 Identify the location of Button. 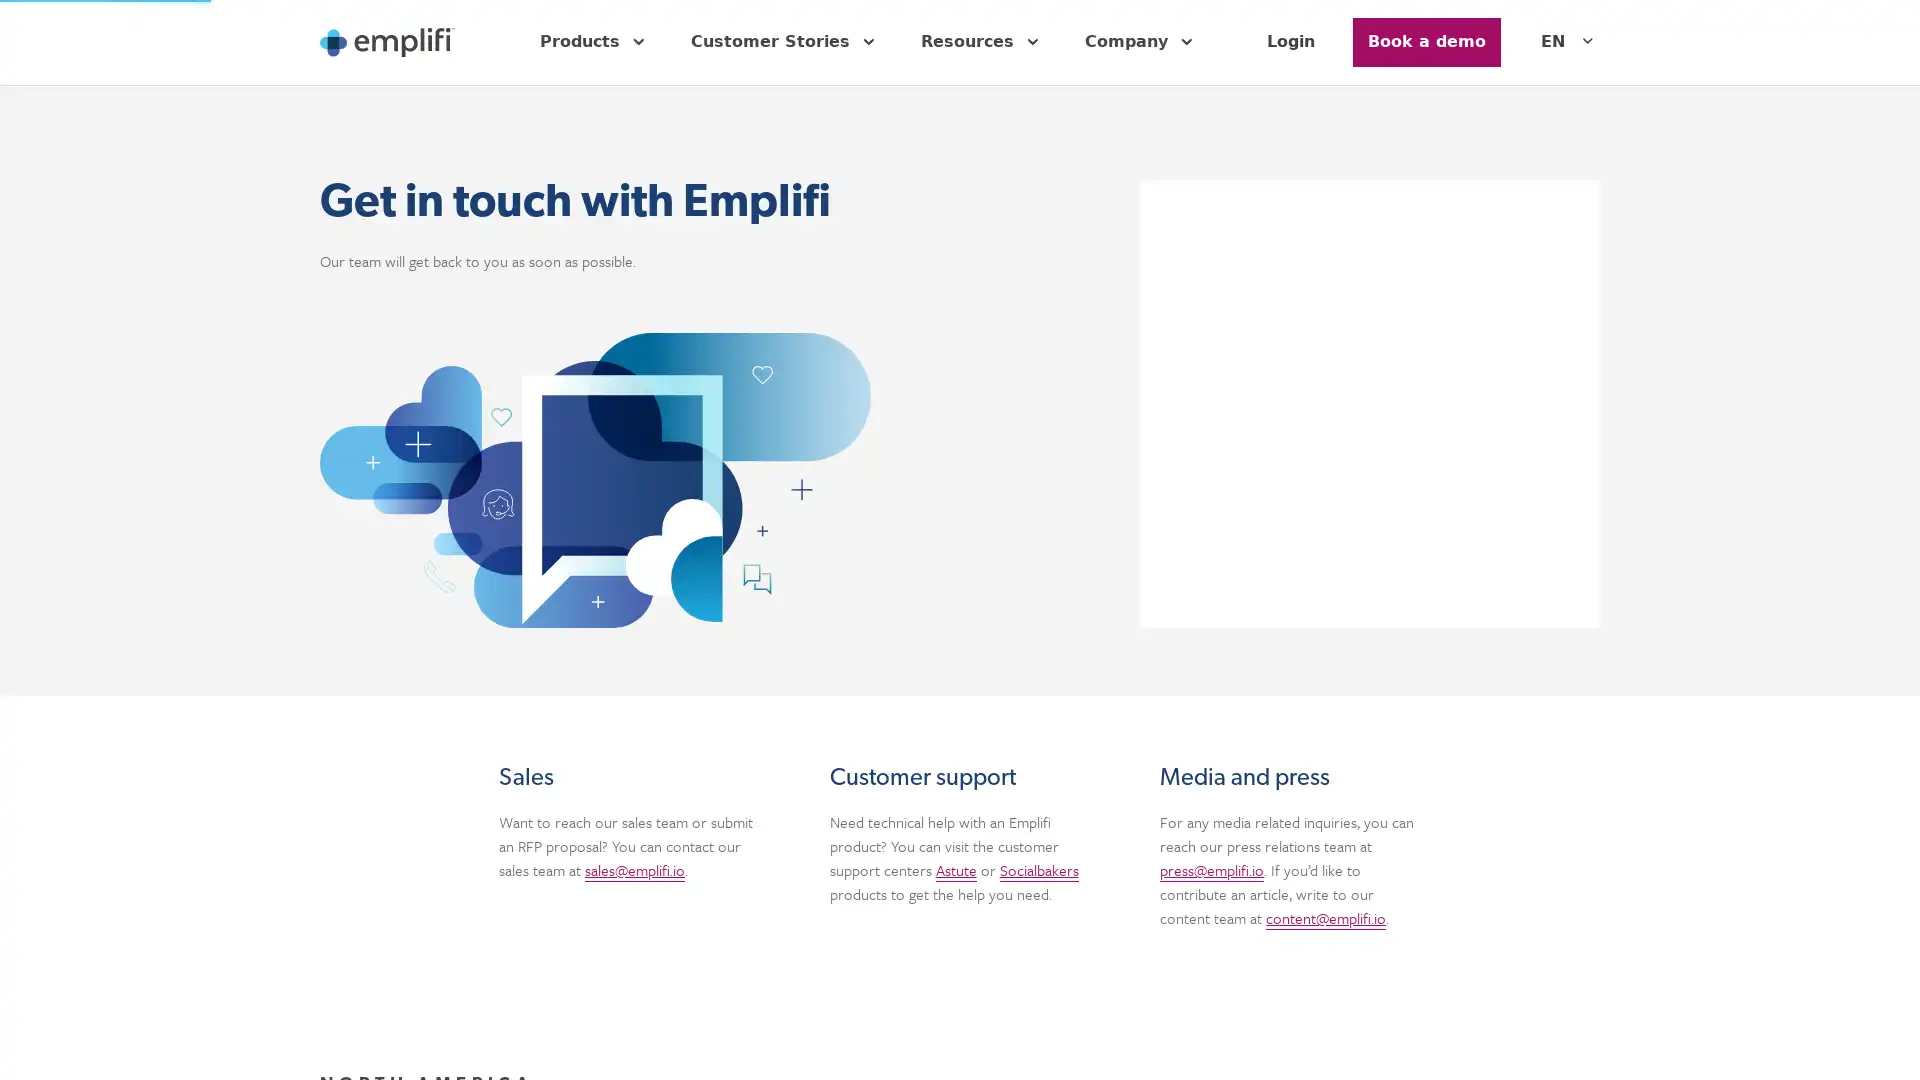
(1425, 42).